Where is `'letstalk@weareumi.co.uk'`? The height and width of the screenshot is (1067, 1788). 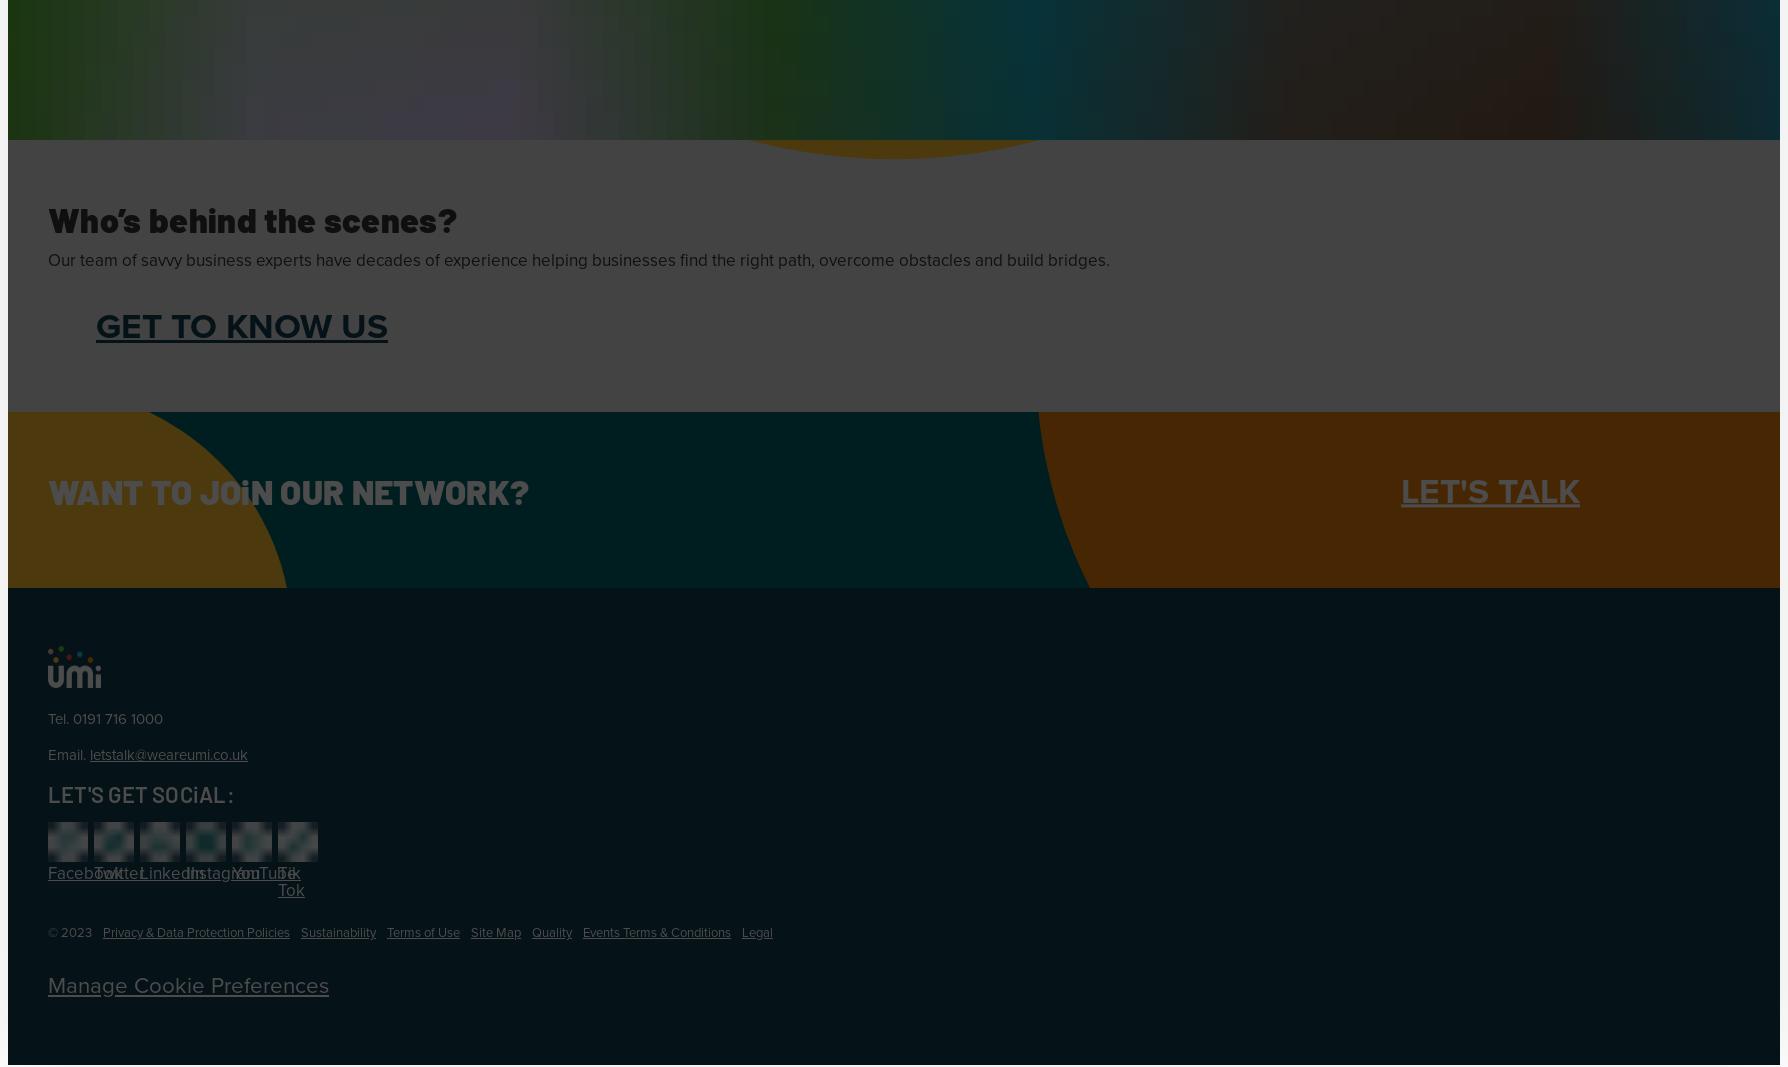 'letstalk@weareumi.co.uk' is located at coordinates (168, 753).